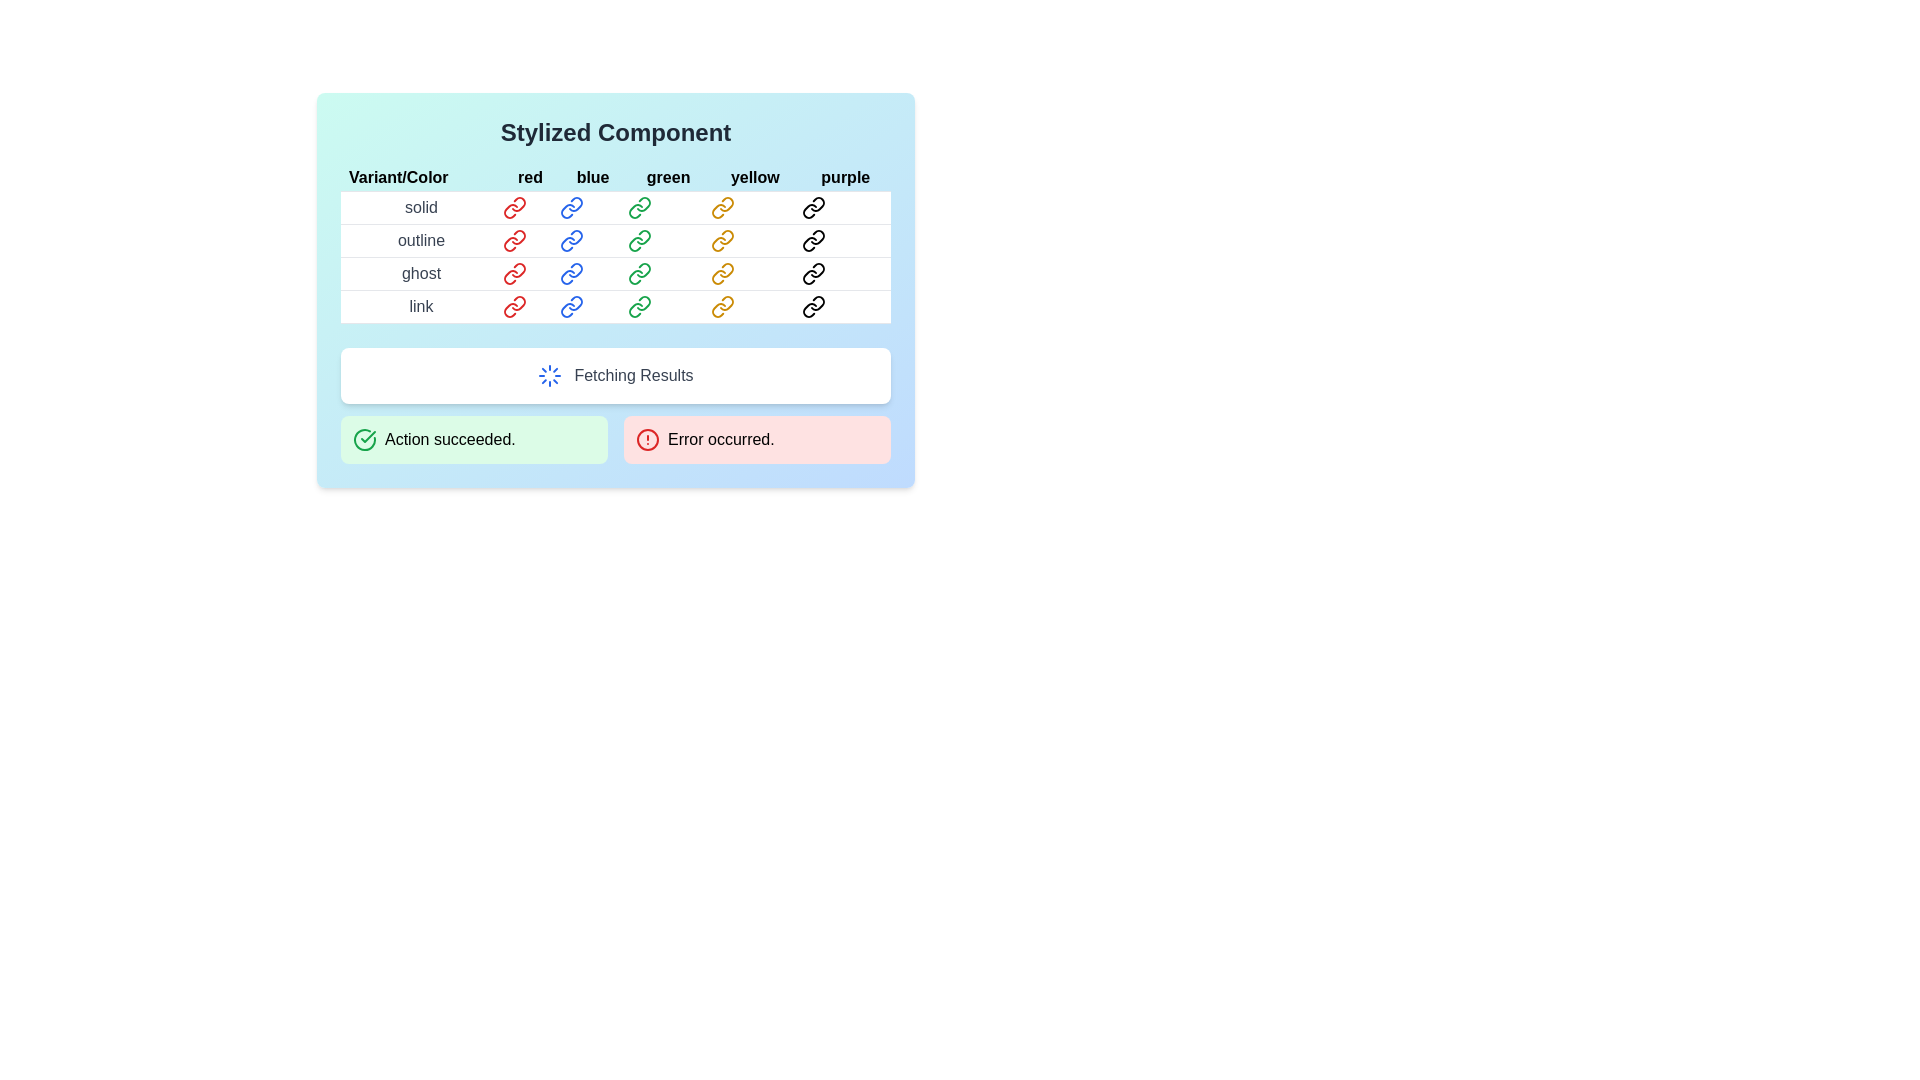 The width and height of the screenshot is (1920, 1080). I want to click on the hyperlink icon located in the fourth row labeled 'link' and the fourth column labeled 'yellow' to follow the link, so click(722, 307).